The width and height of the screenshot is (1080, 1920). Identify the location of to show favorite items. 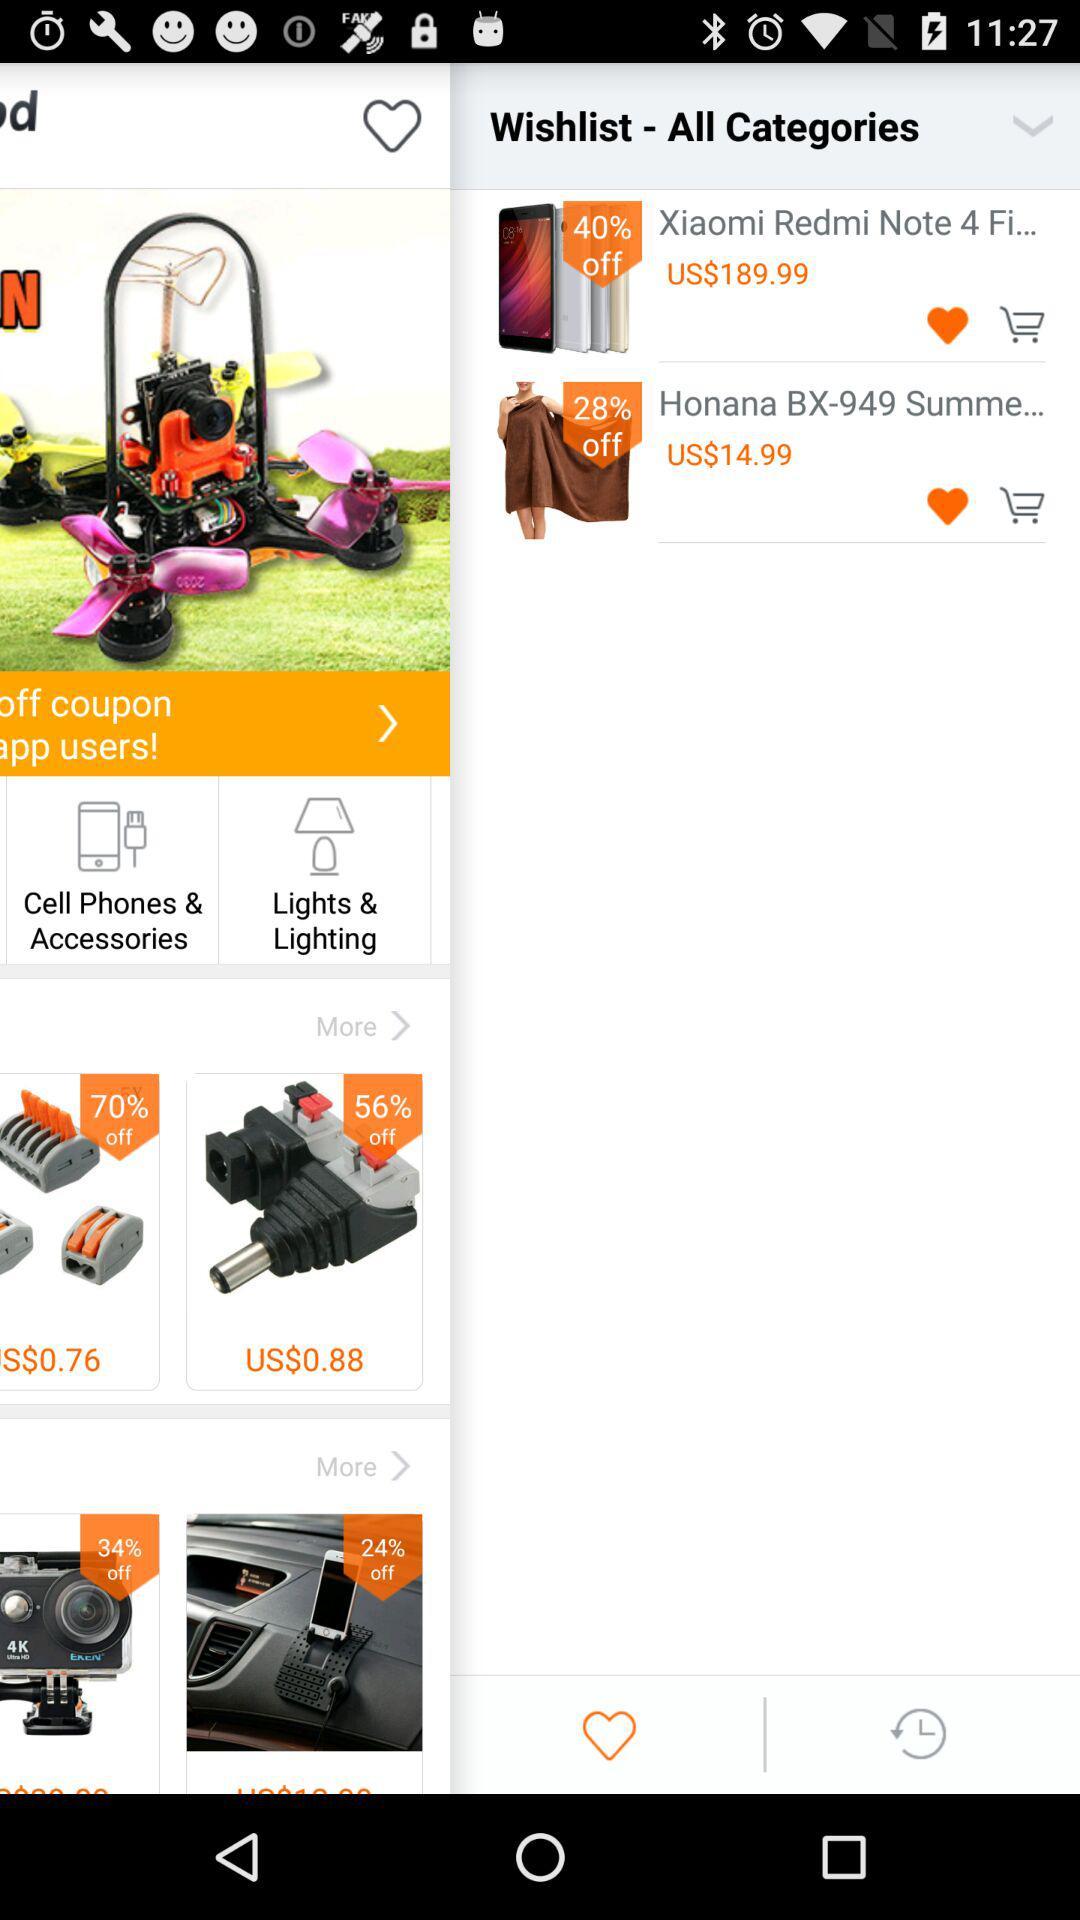
(608, 1733).